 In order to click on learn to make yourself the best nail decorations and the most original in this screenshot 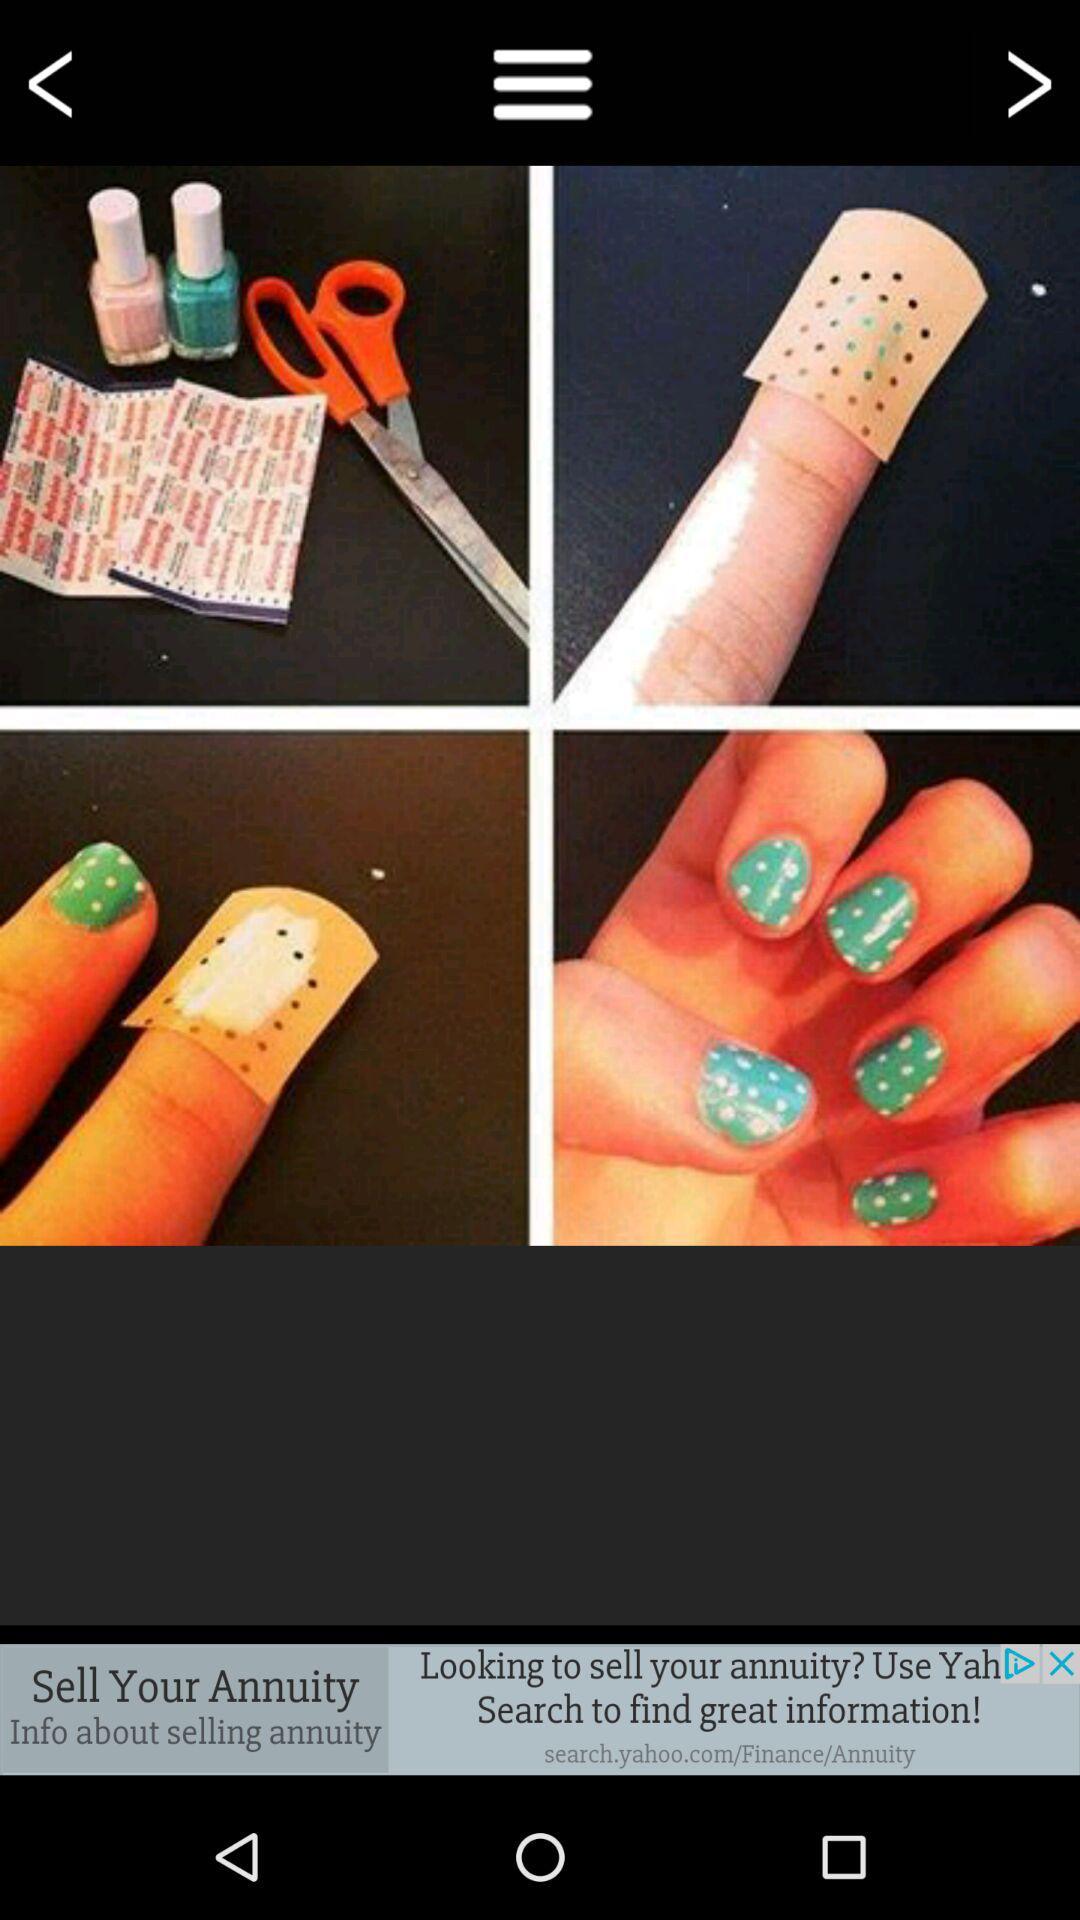, I will do `click(540, 705)`.